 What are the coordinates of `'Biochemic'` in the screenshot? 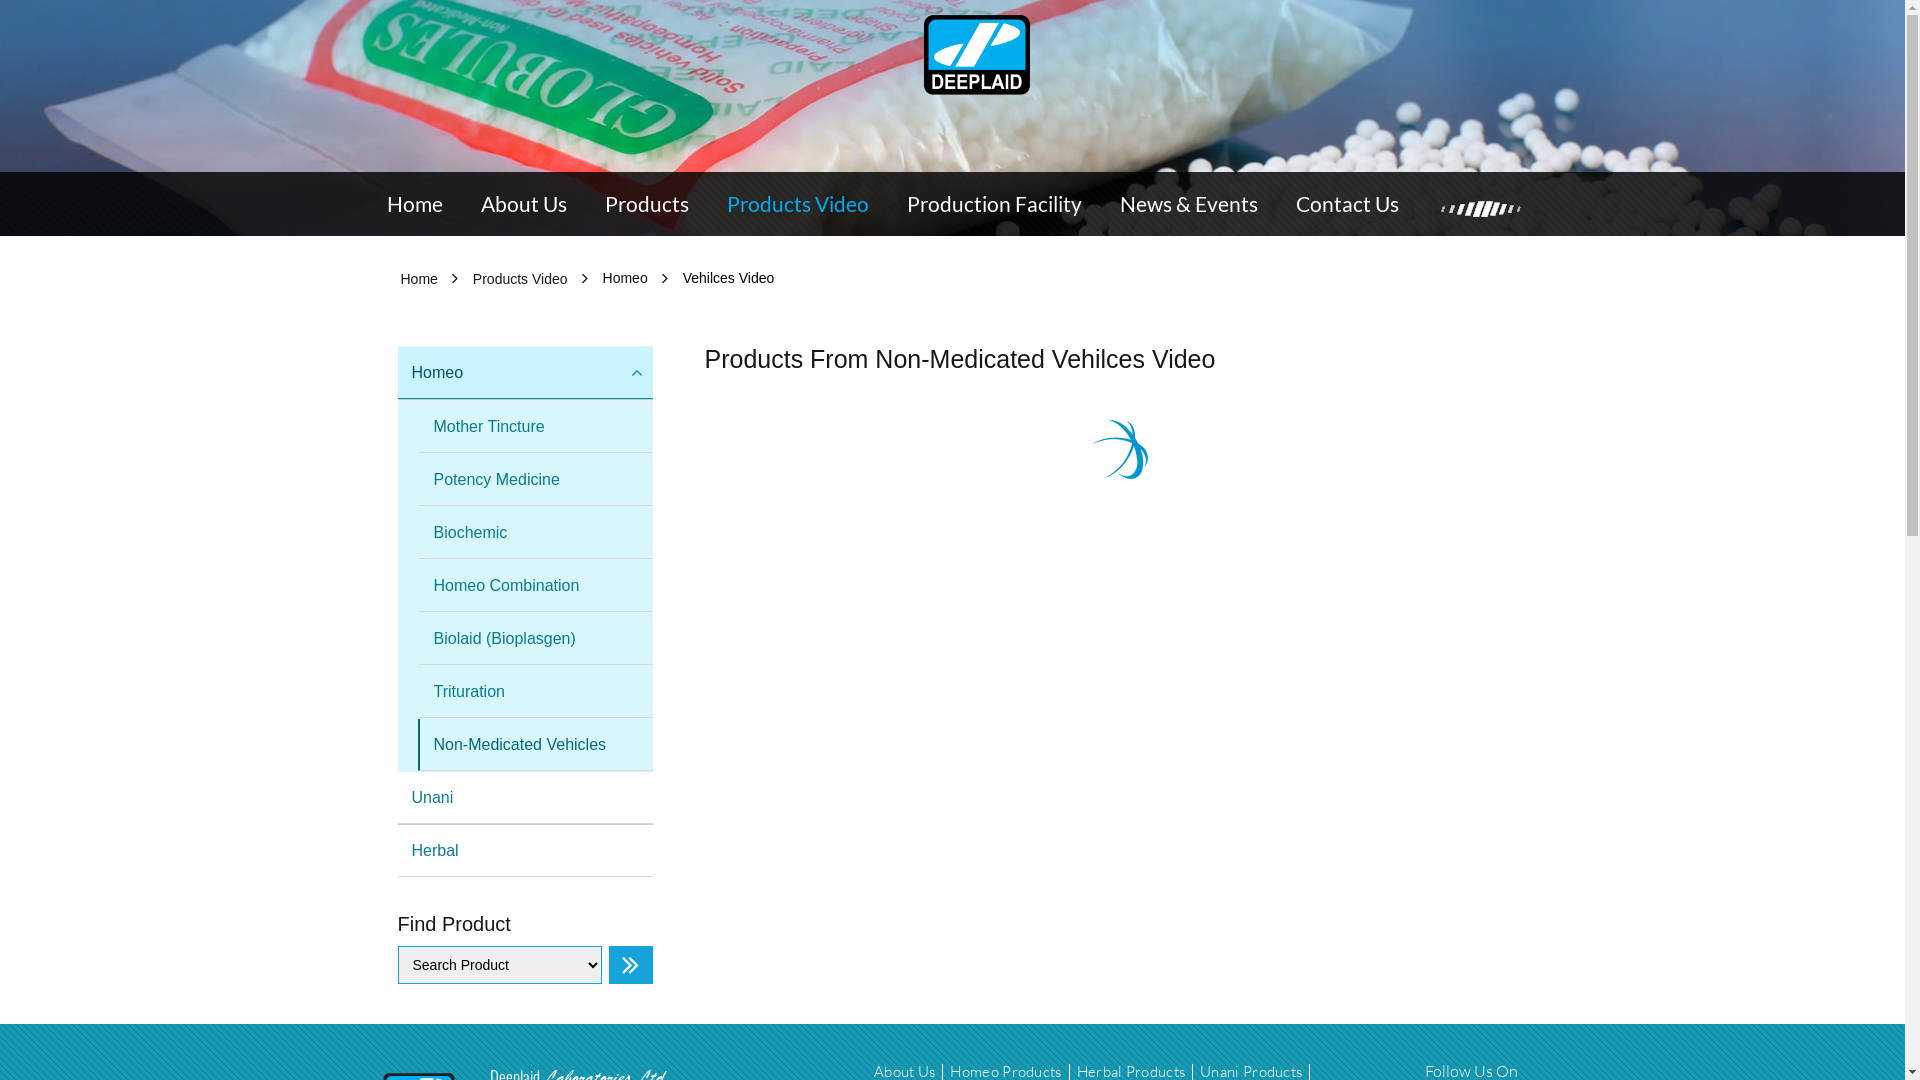 It's located at (535, 531).